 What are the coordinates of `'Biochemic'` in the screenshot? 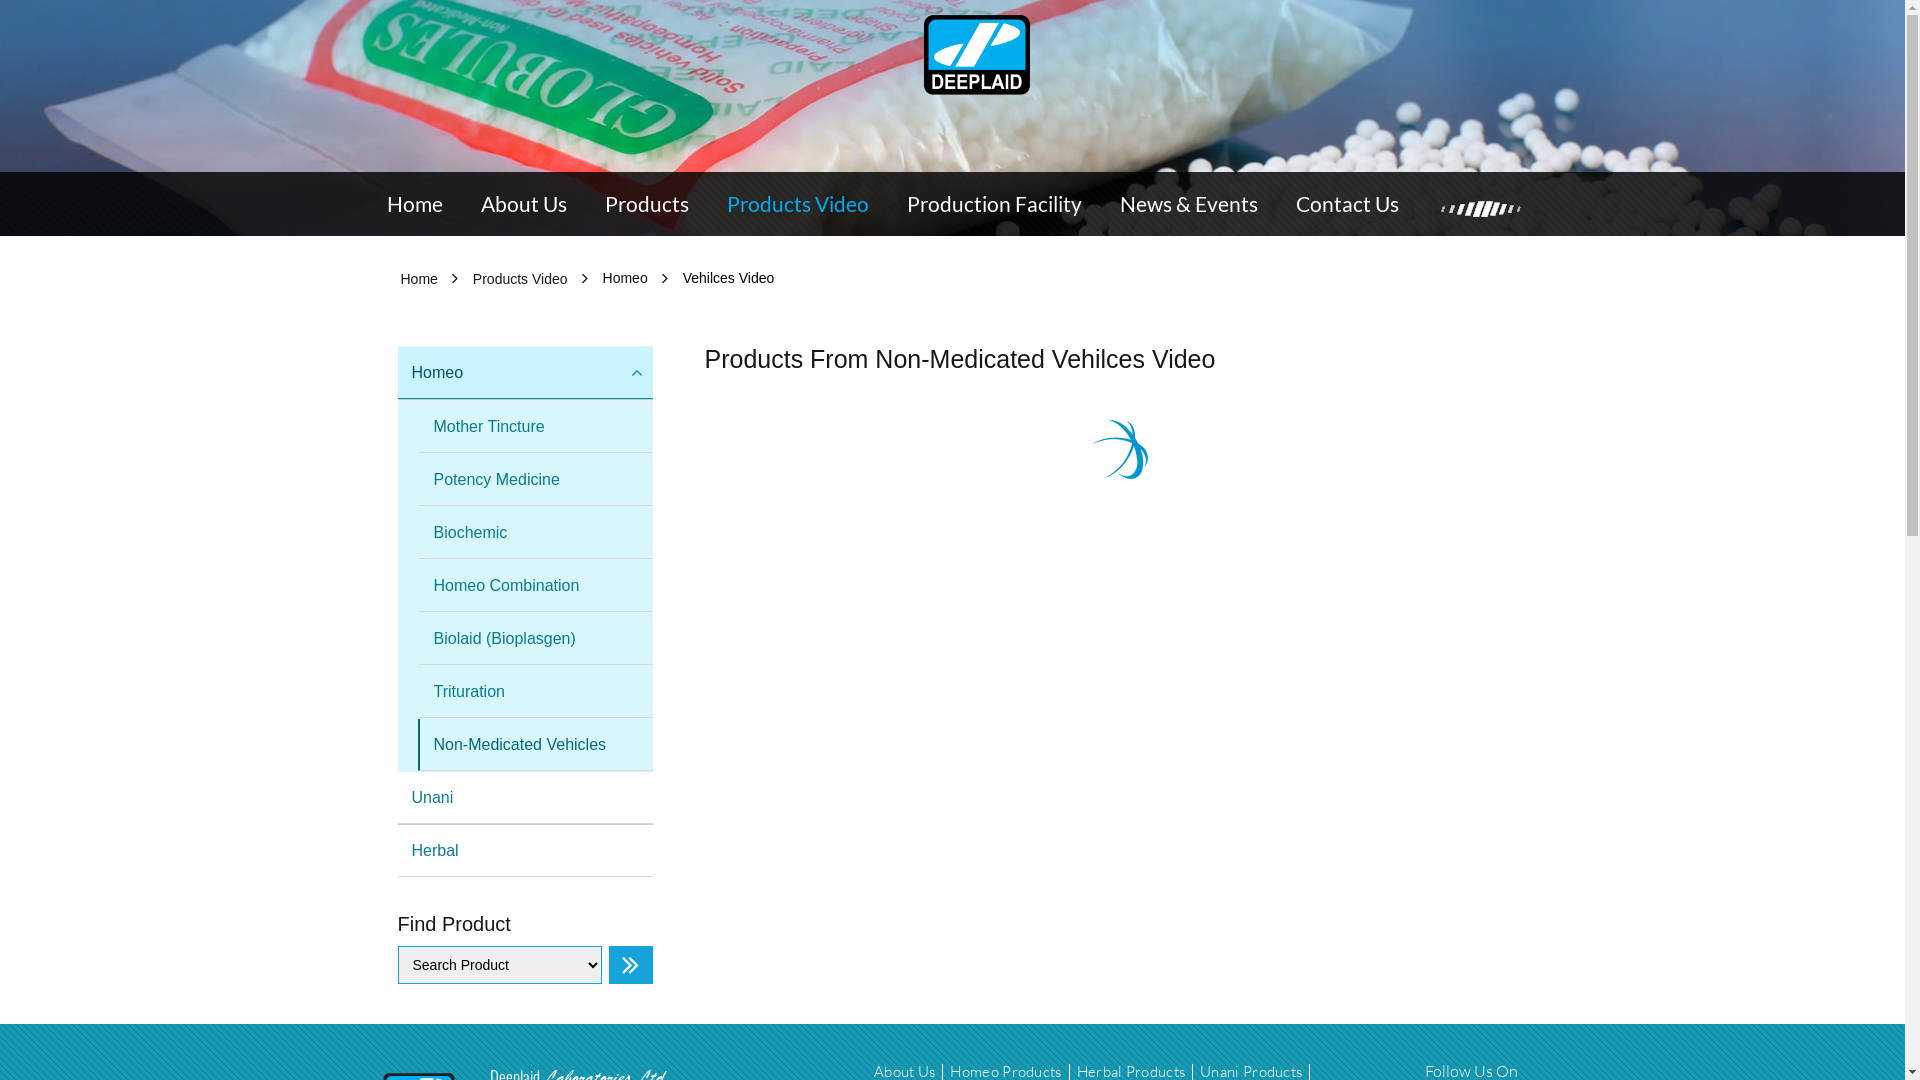 It's located at (535, 531).